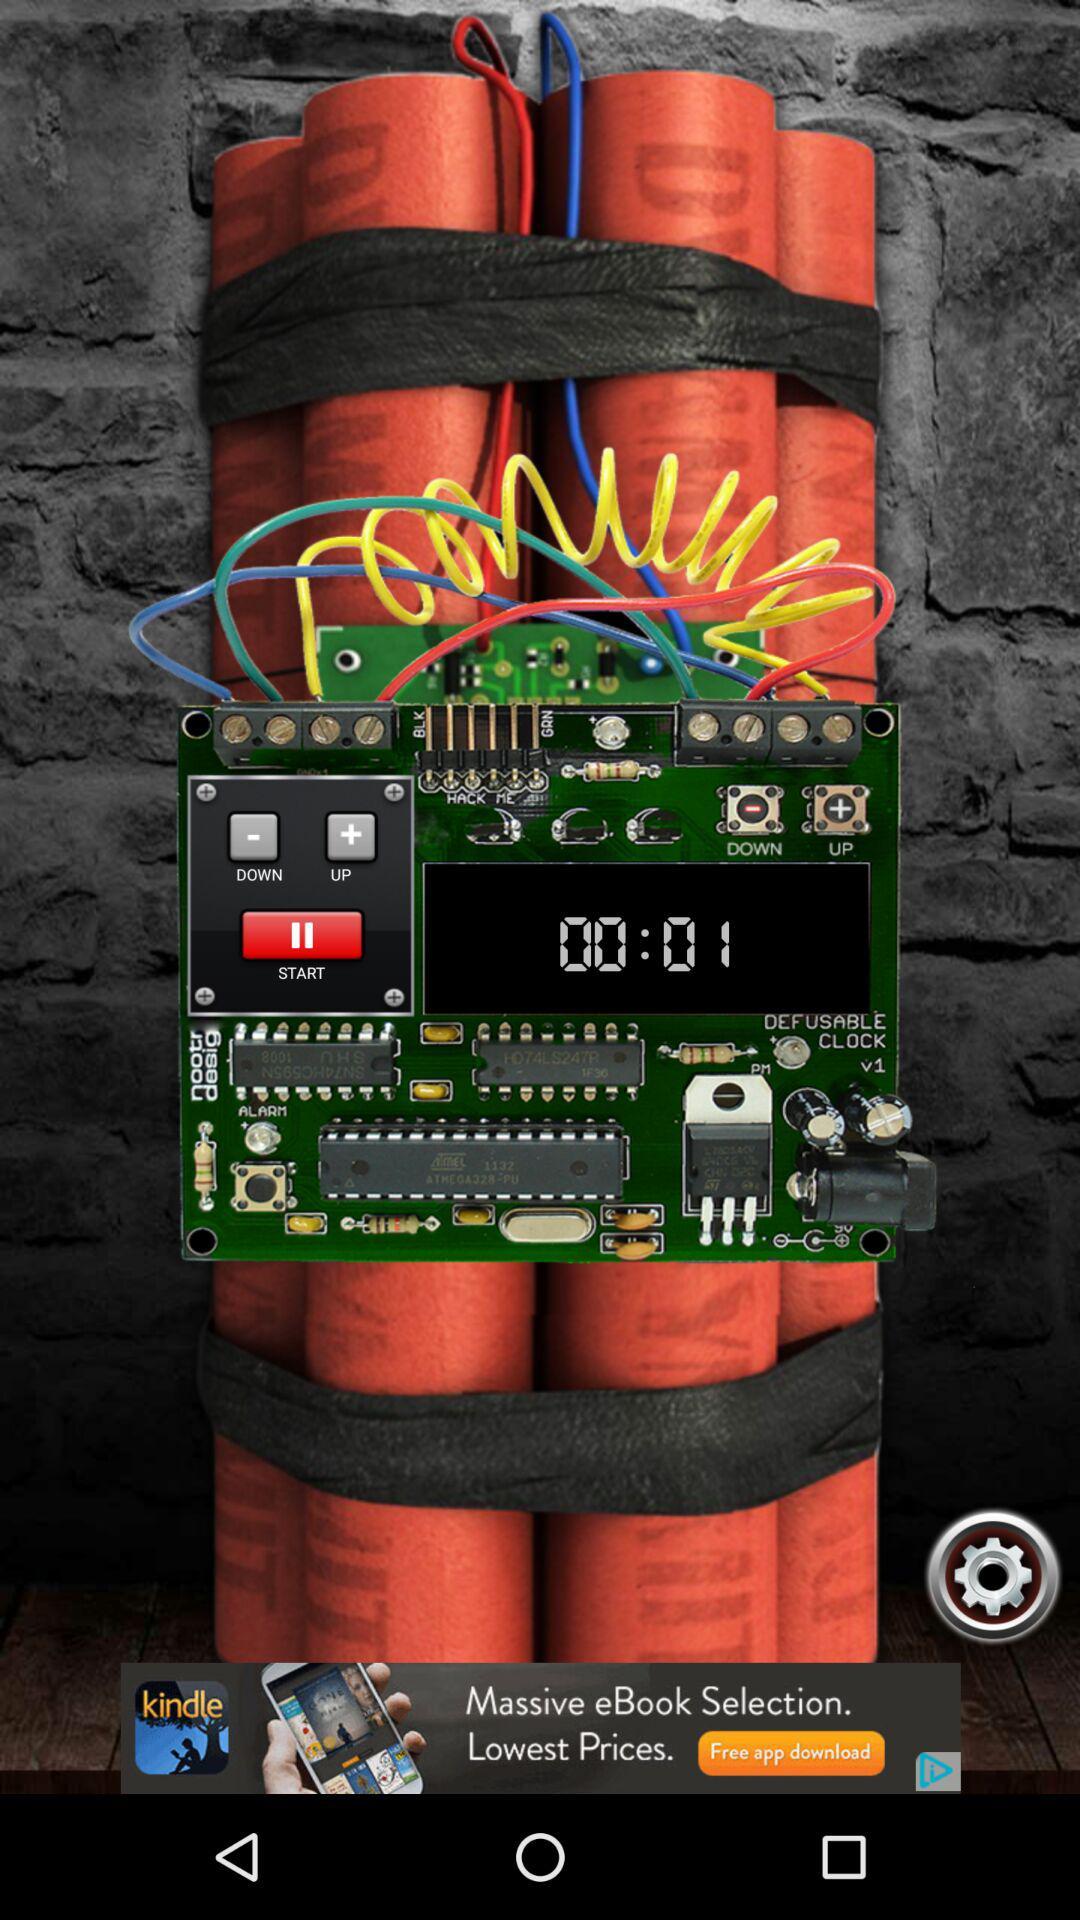 This screenshot has width=1080, height=1920. Describe the element at coordinates (252, 899) in the screenshot. I see `the minus icon` at that location.